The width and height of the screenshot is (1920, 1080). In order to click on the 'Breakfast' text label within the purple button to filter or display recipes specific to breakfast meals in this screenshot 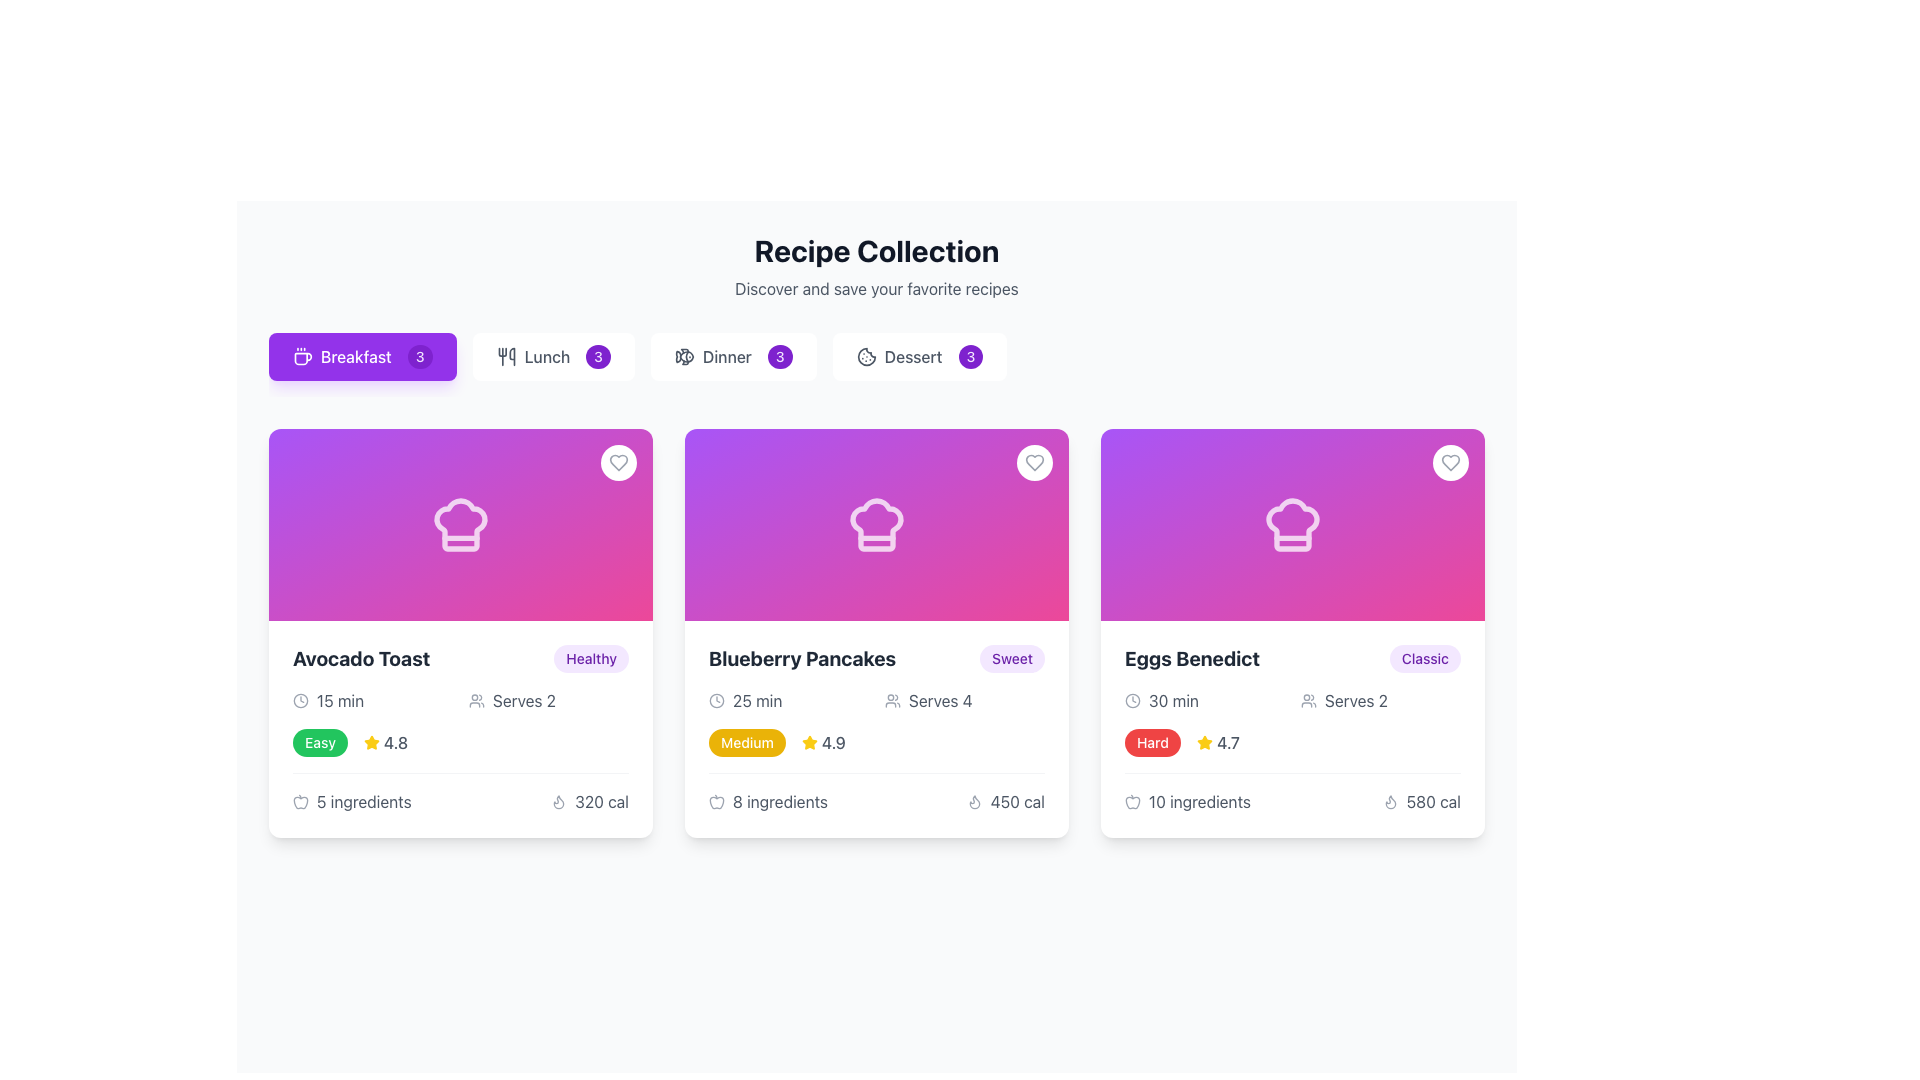, I will do `click(356, 356)`.